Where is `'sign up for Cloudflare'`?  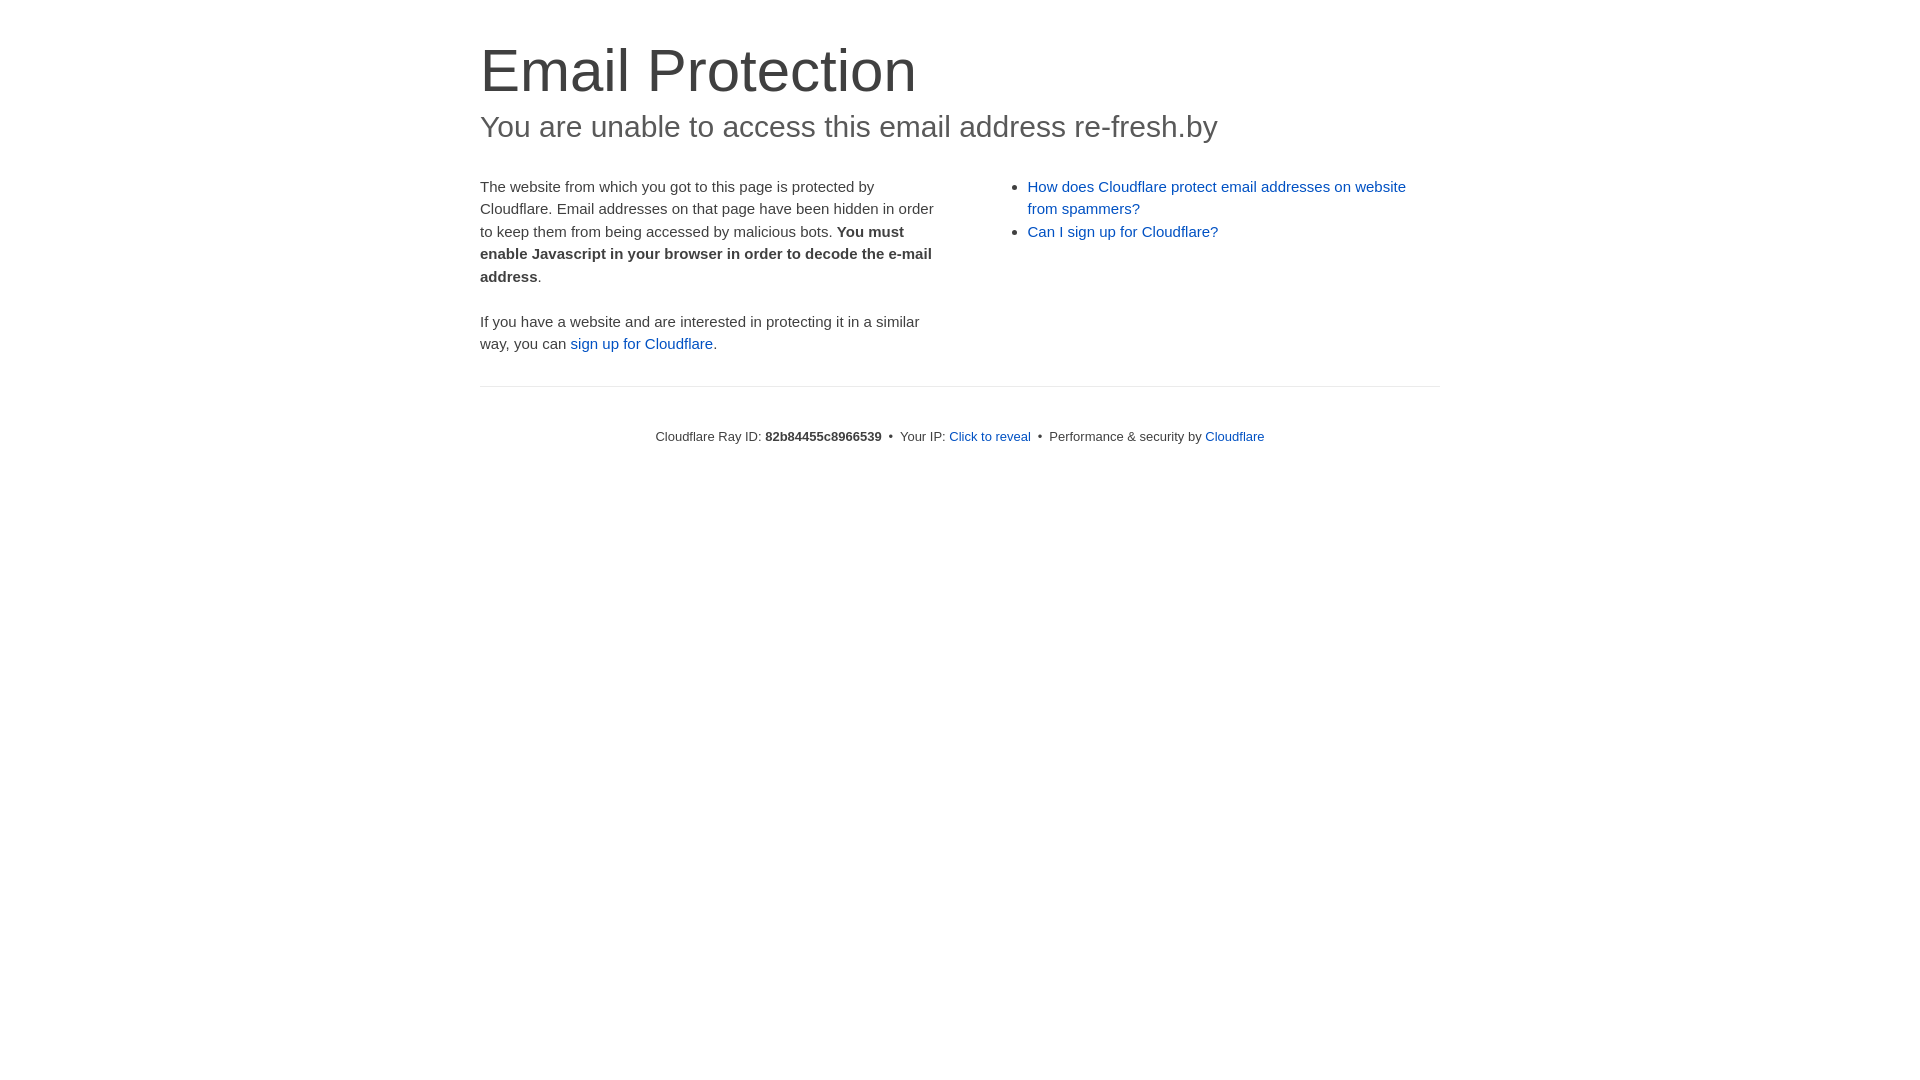 'sign up for Cloudflare' is located at coordinates (642, 342).